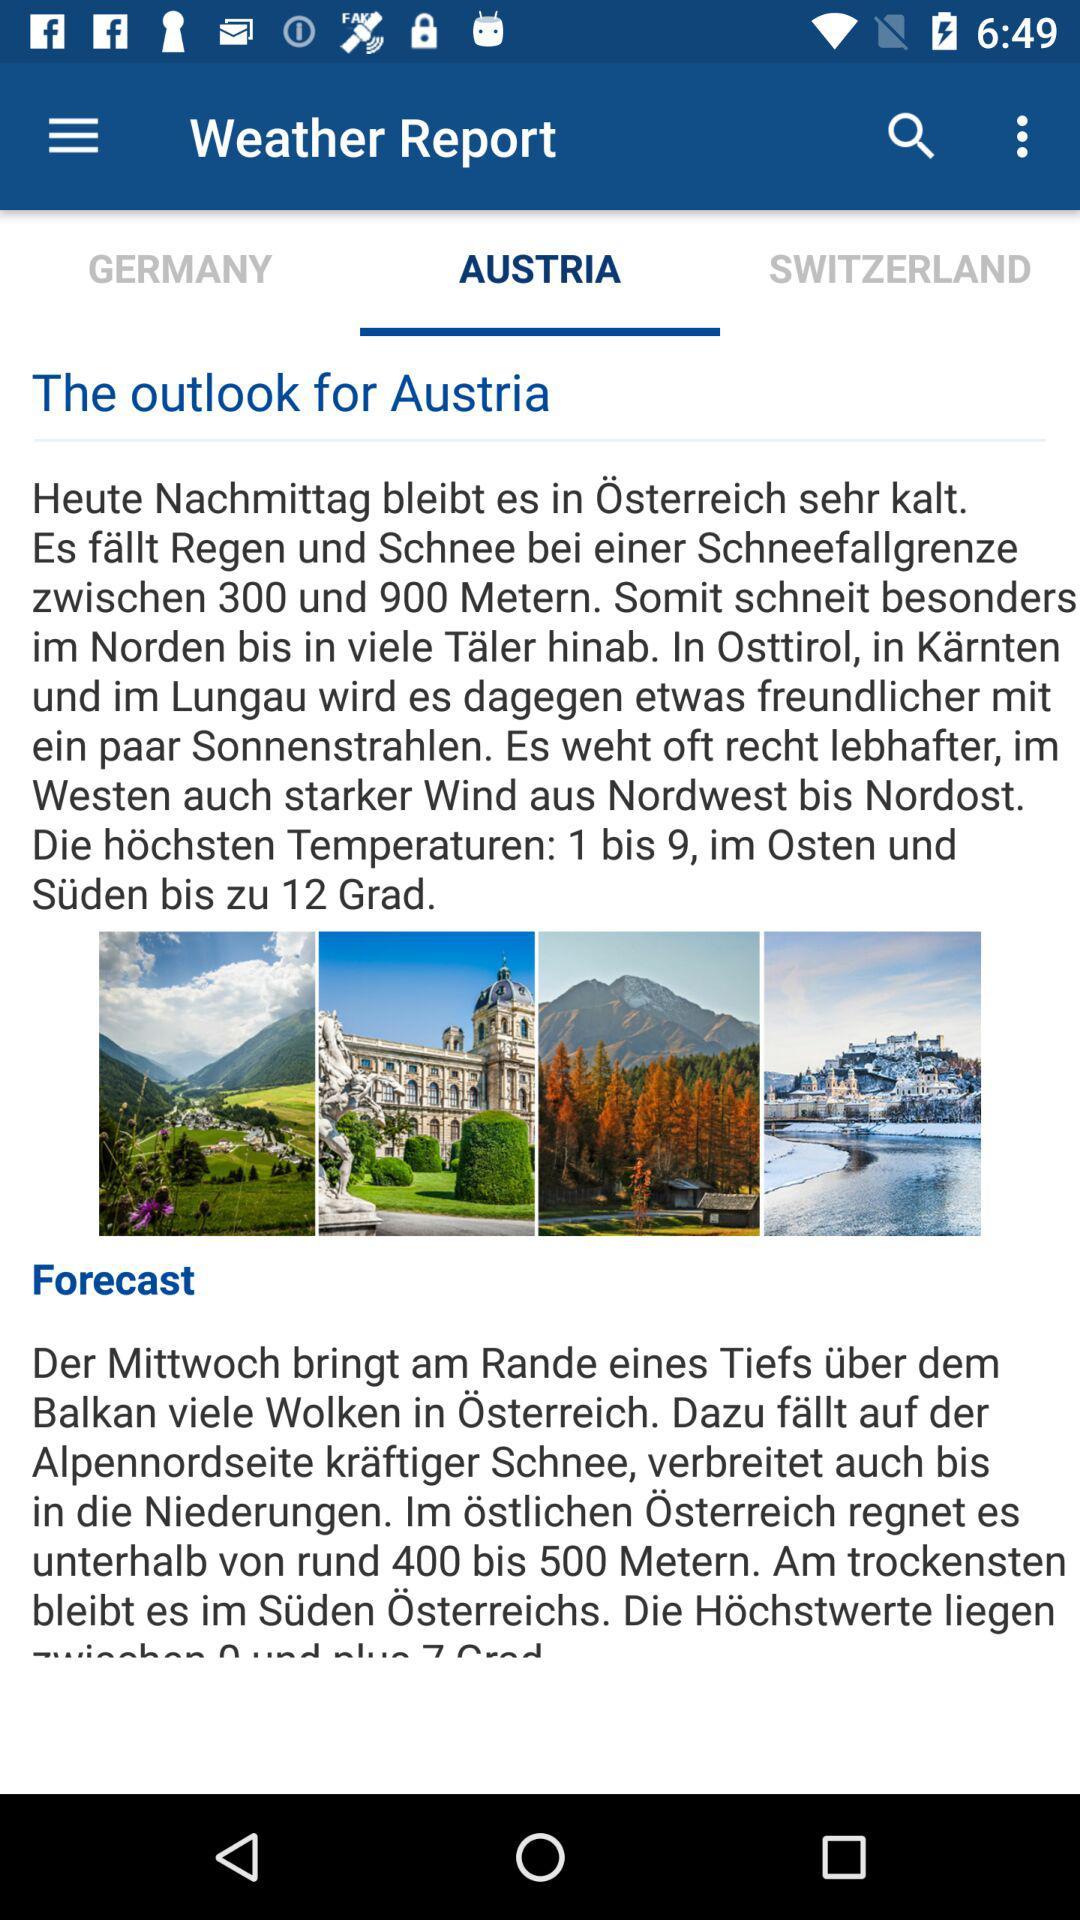 This screenshot has width=1080, height=1920. Describe the element at coordinates (72, 135) in the screenshot. I see `the icon to the left of the weather report` at that location.